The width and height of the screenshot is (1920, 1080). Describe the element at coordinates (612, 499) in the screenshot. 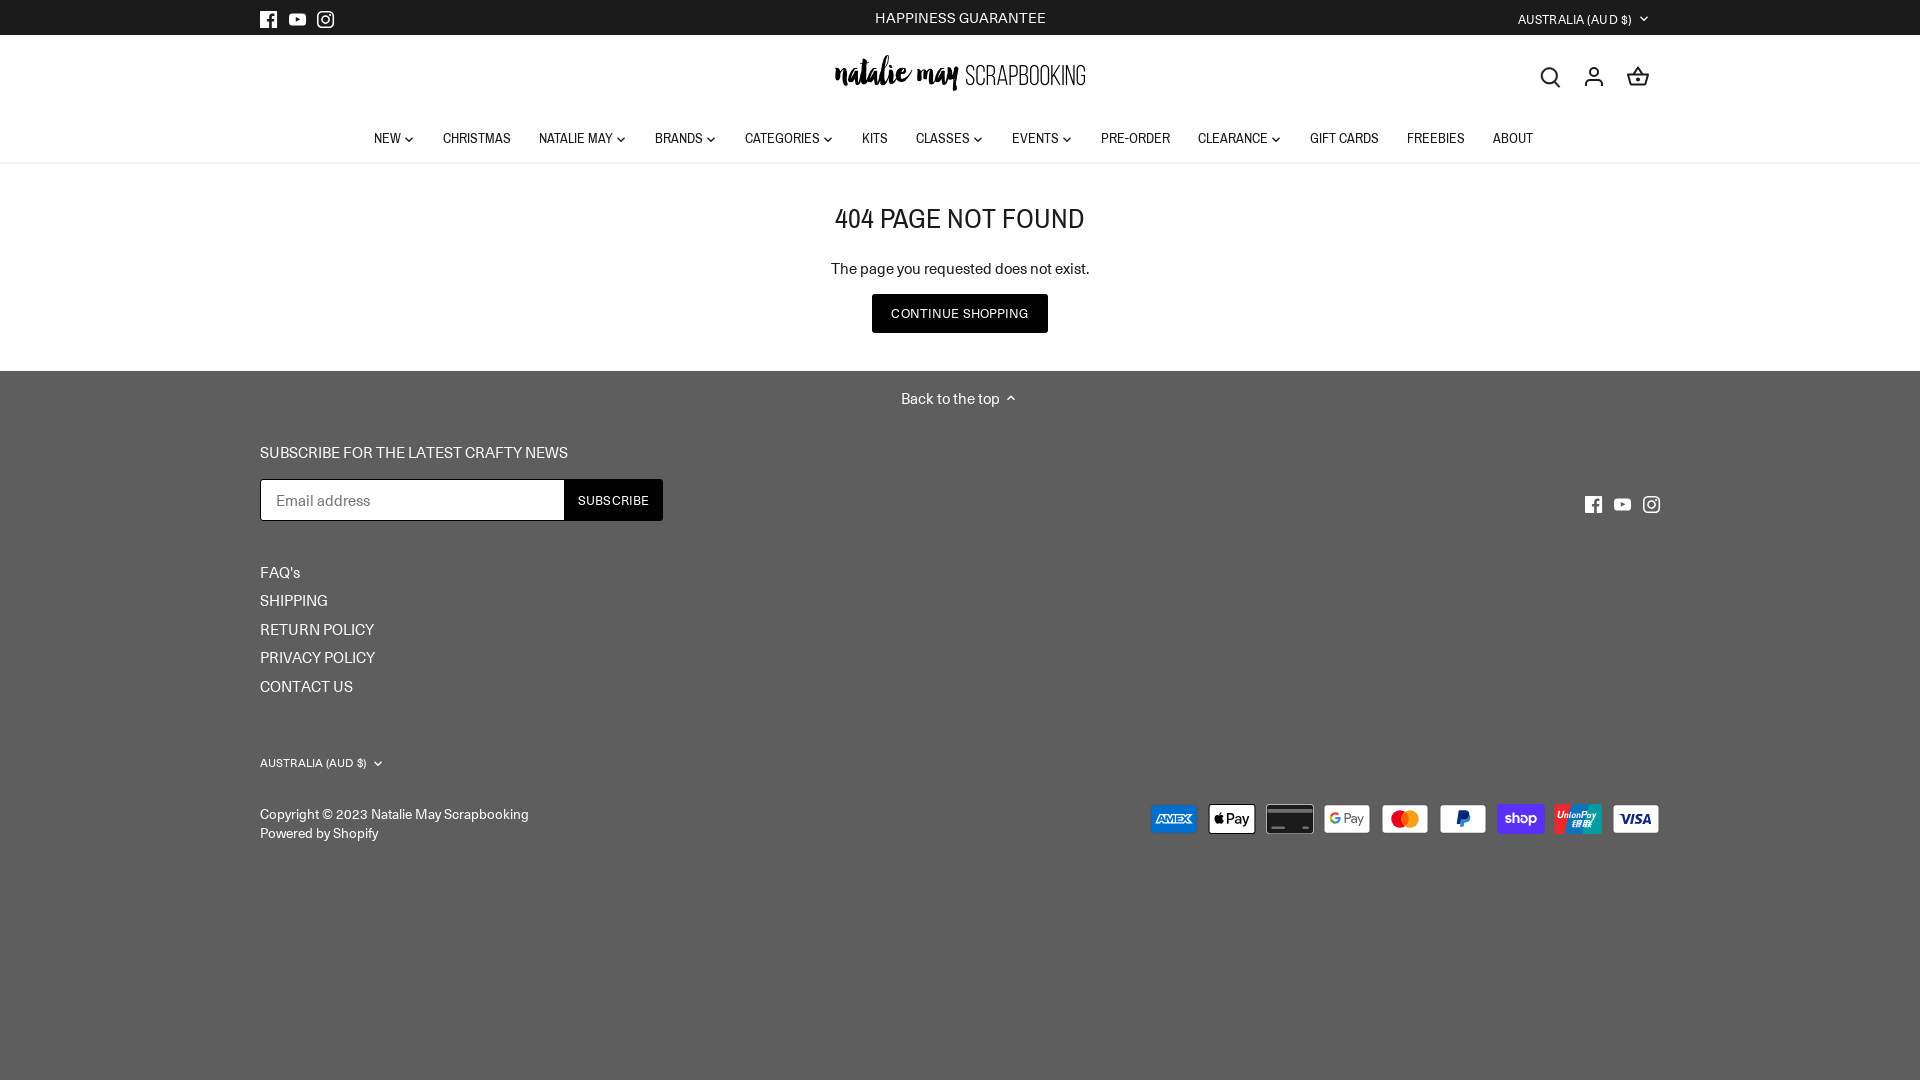

I see `'Subscribe'` at that location.